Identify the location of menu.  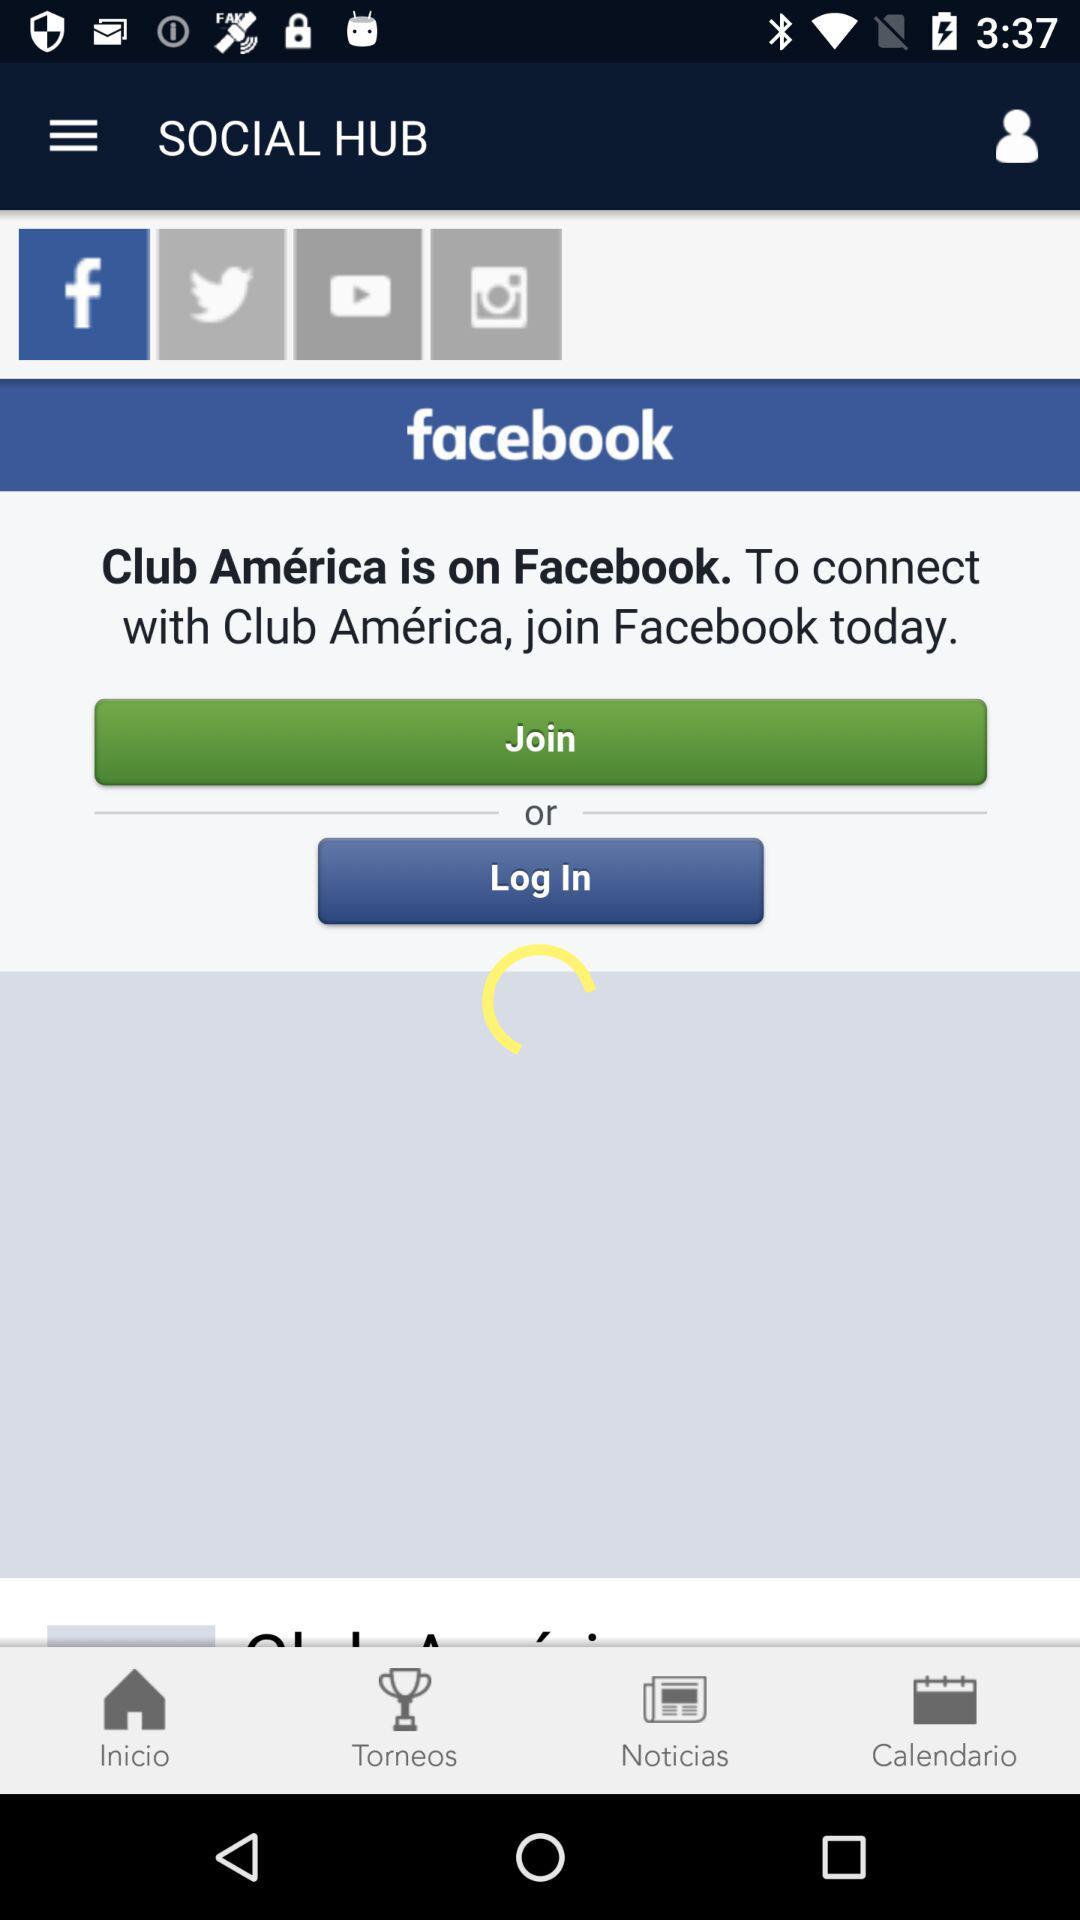
(72, 135).